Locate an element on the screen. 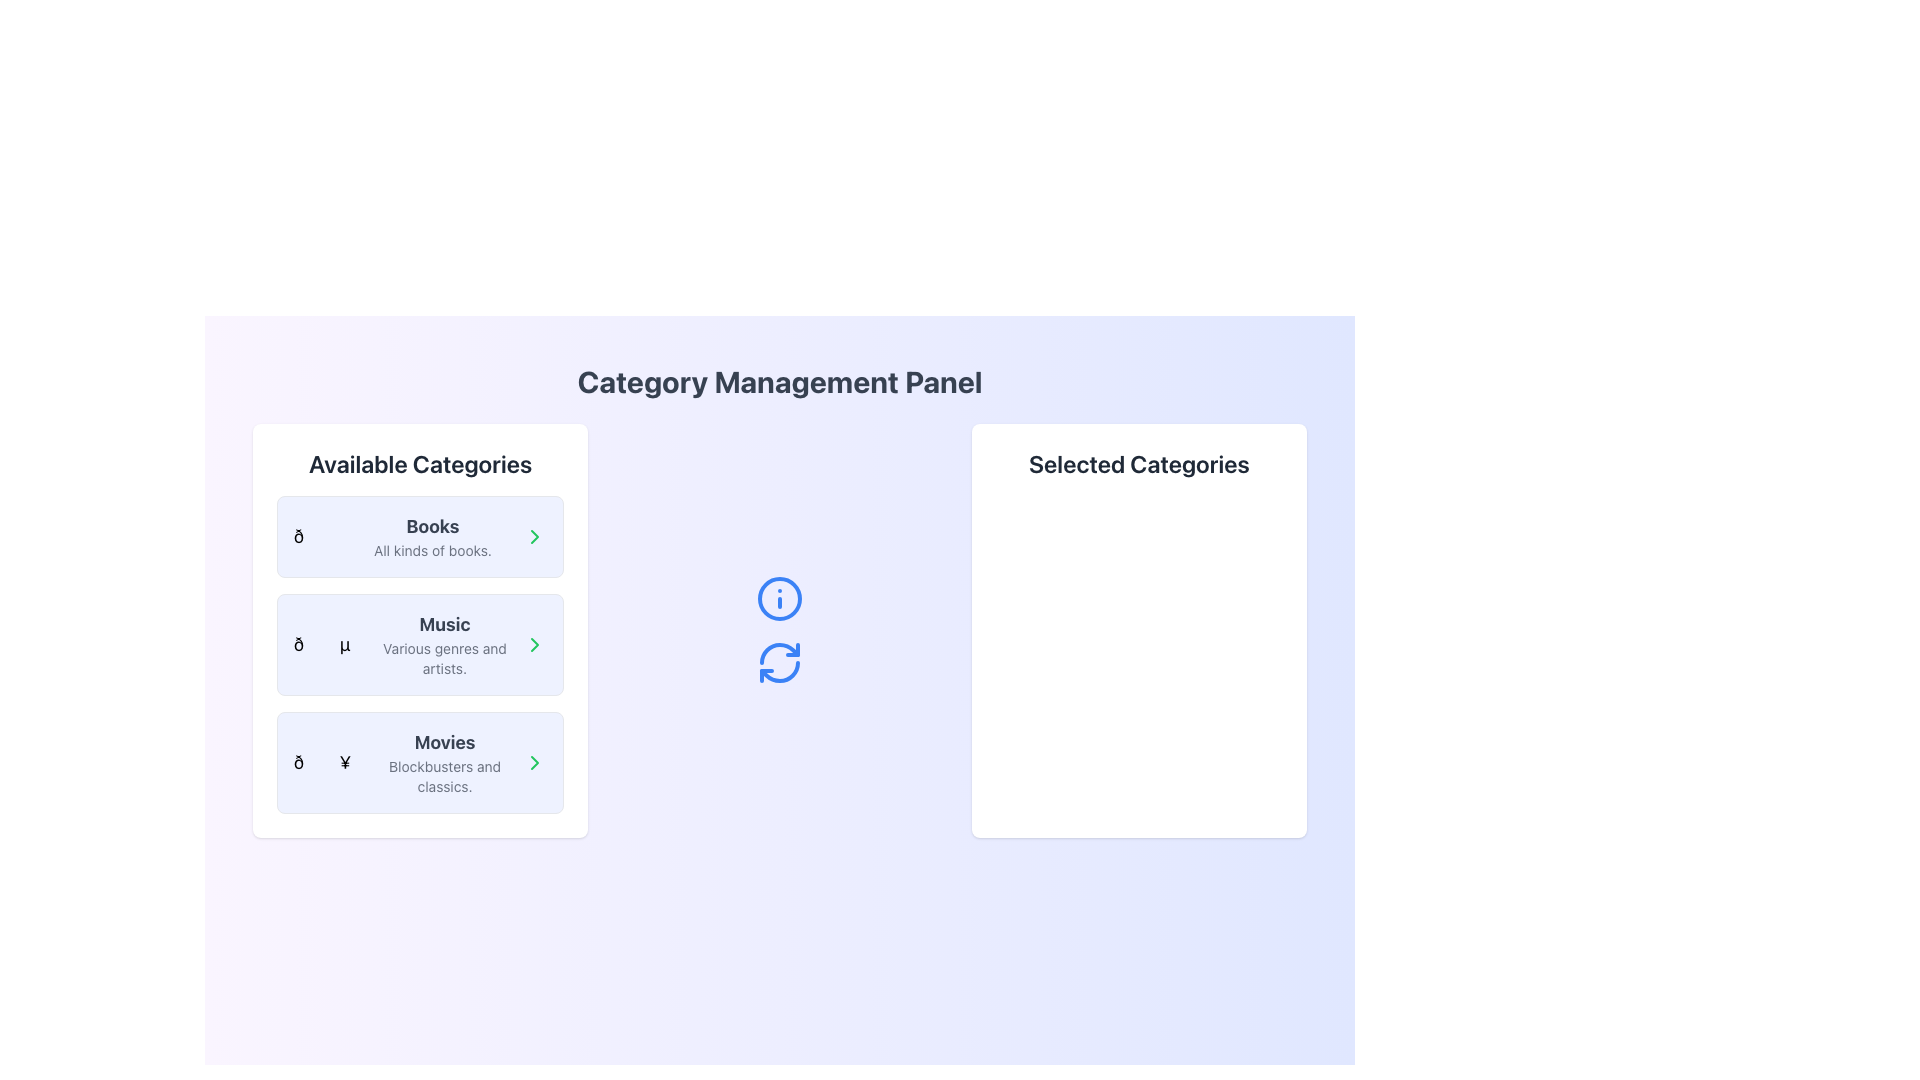  description of the 'Movies' category text block, which includes the heading and the description 'Blockbusters and classics.' This element is the last entry in the 'Available Categories' list on the left side of the layout is located at coordinates (444, 763).